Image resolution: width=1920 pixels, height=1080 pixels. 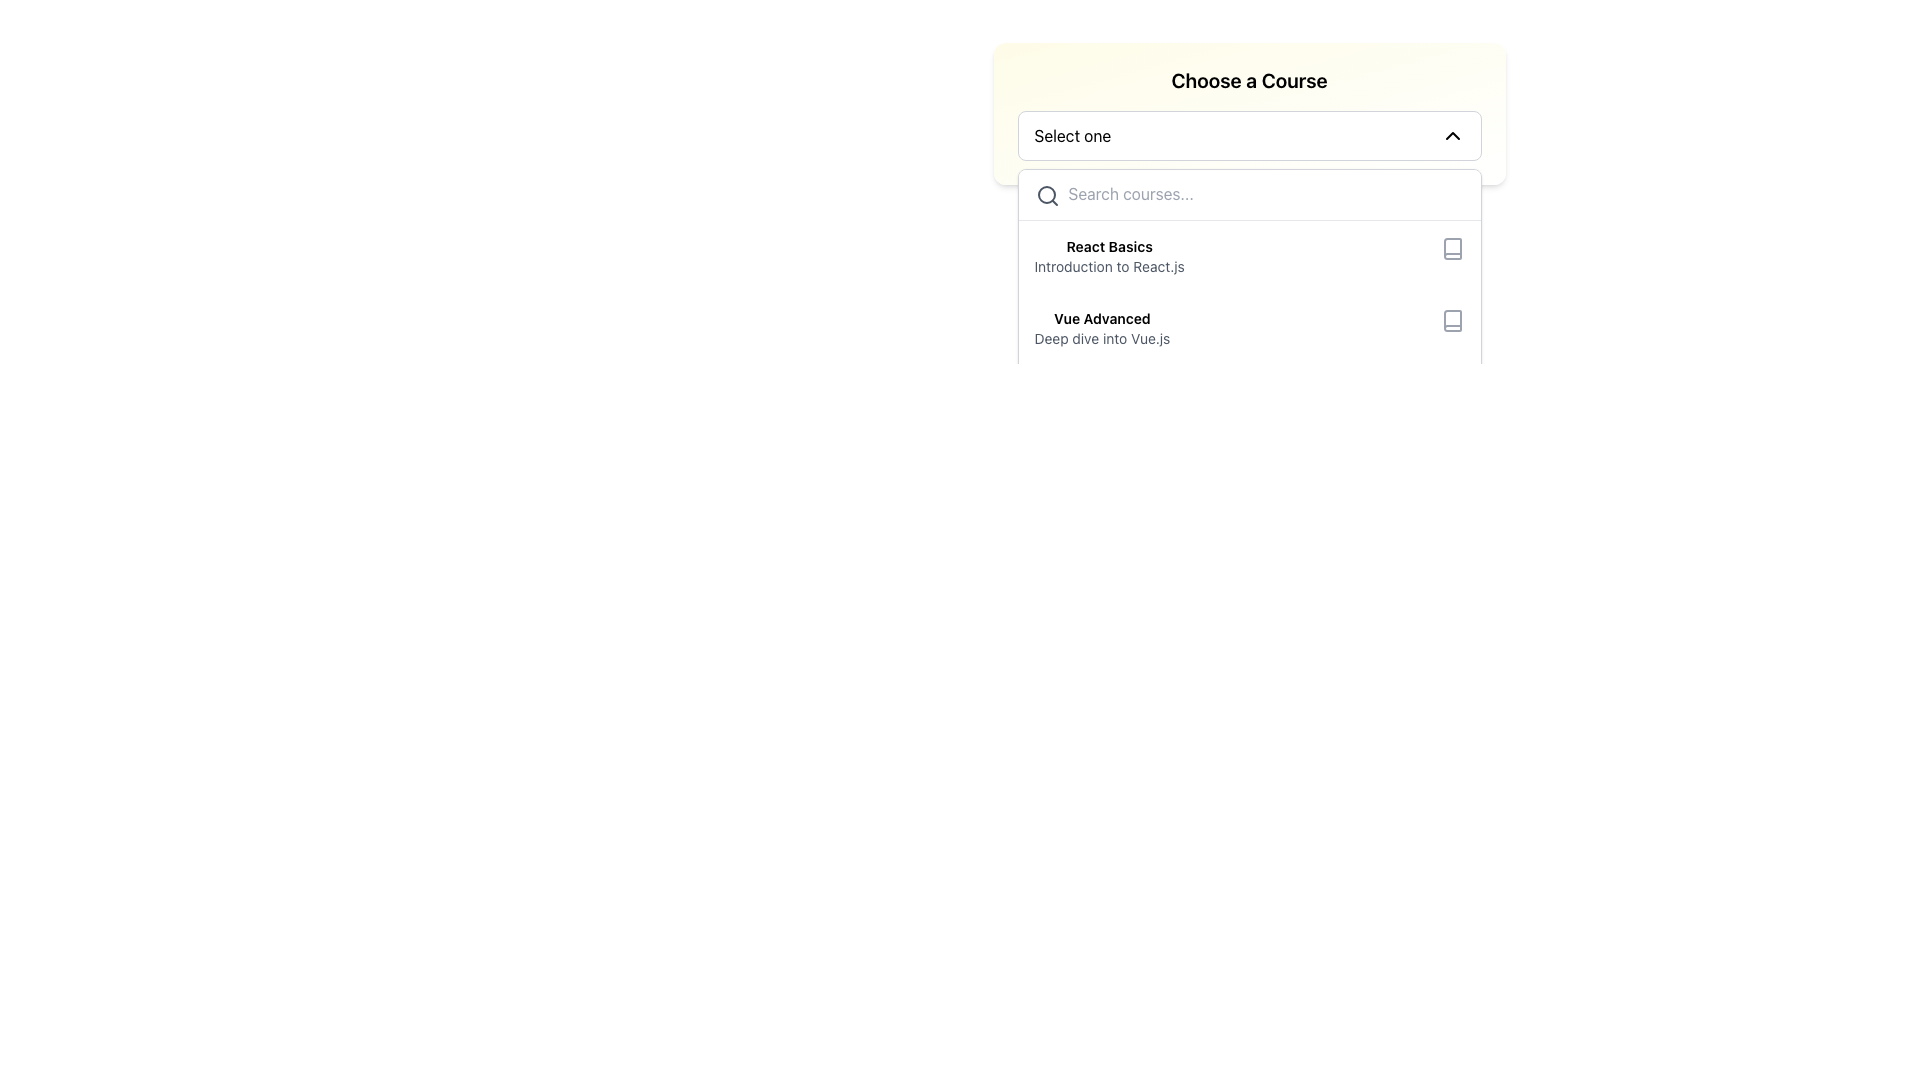 I want to click on the static label or heading text that indicates the purpose of the dropdown menu for course selection, positioned at the top center above the 'Select one' dropdown, so click(x=1248, y=80).